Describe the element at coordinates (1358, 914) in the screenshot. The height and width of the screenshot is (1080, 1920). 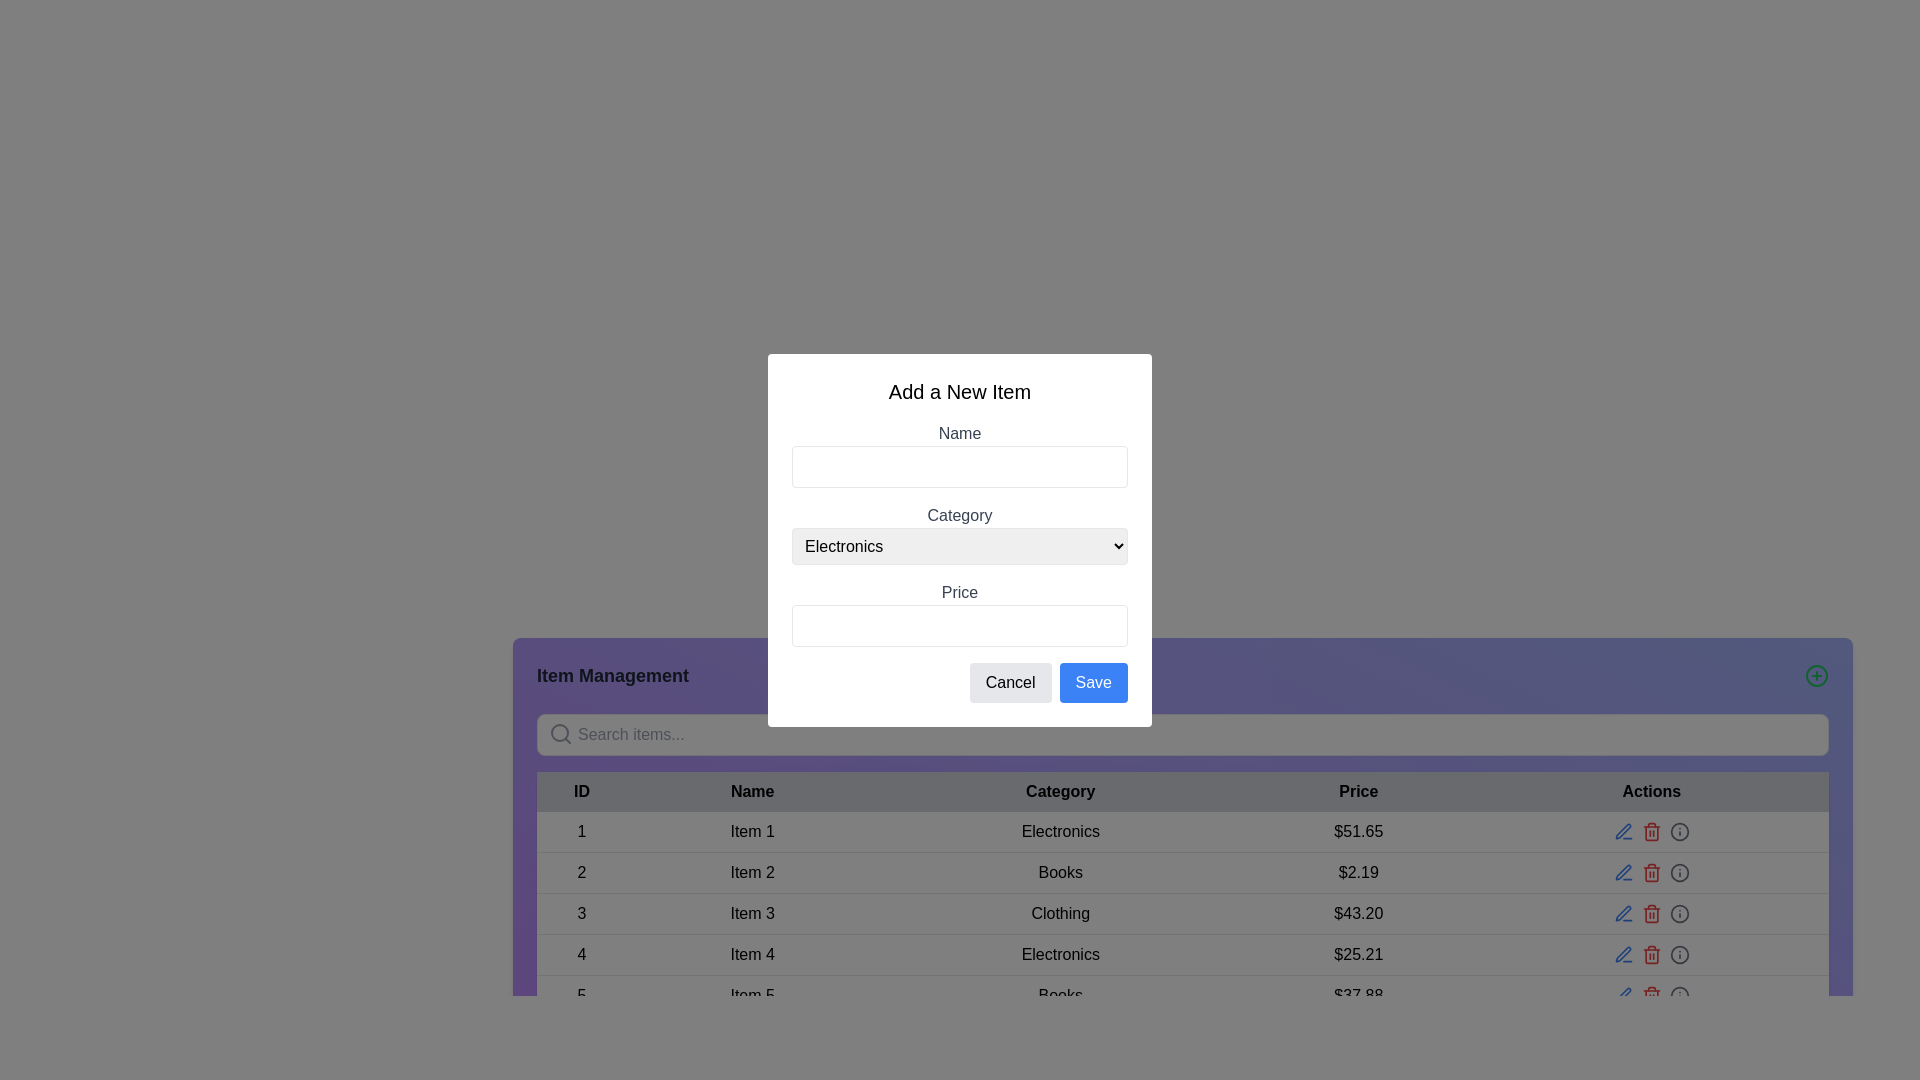
I see `the text label element displaying the price '$43.20' for 'Item 3' in the 'Clothing' category, located in the 'Price' column of the table` at that location.